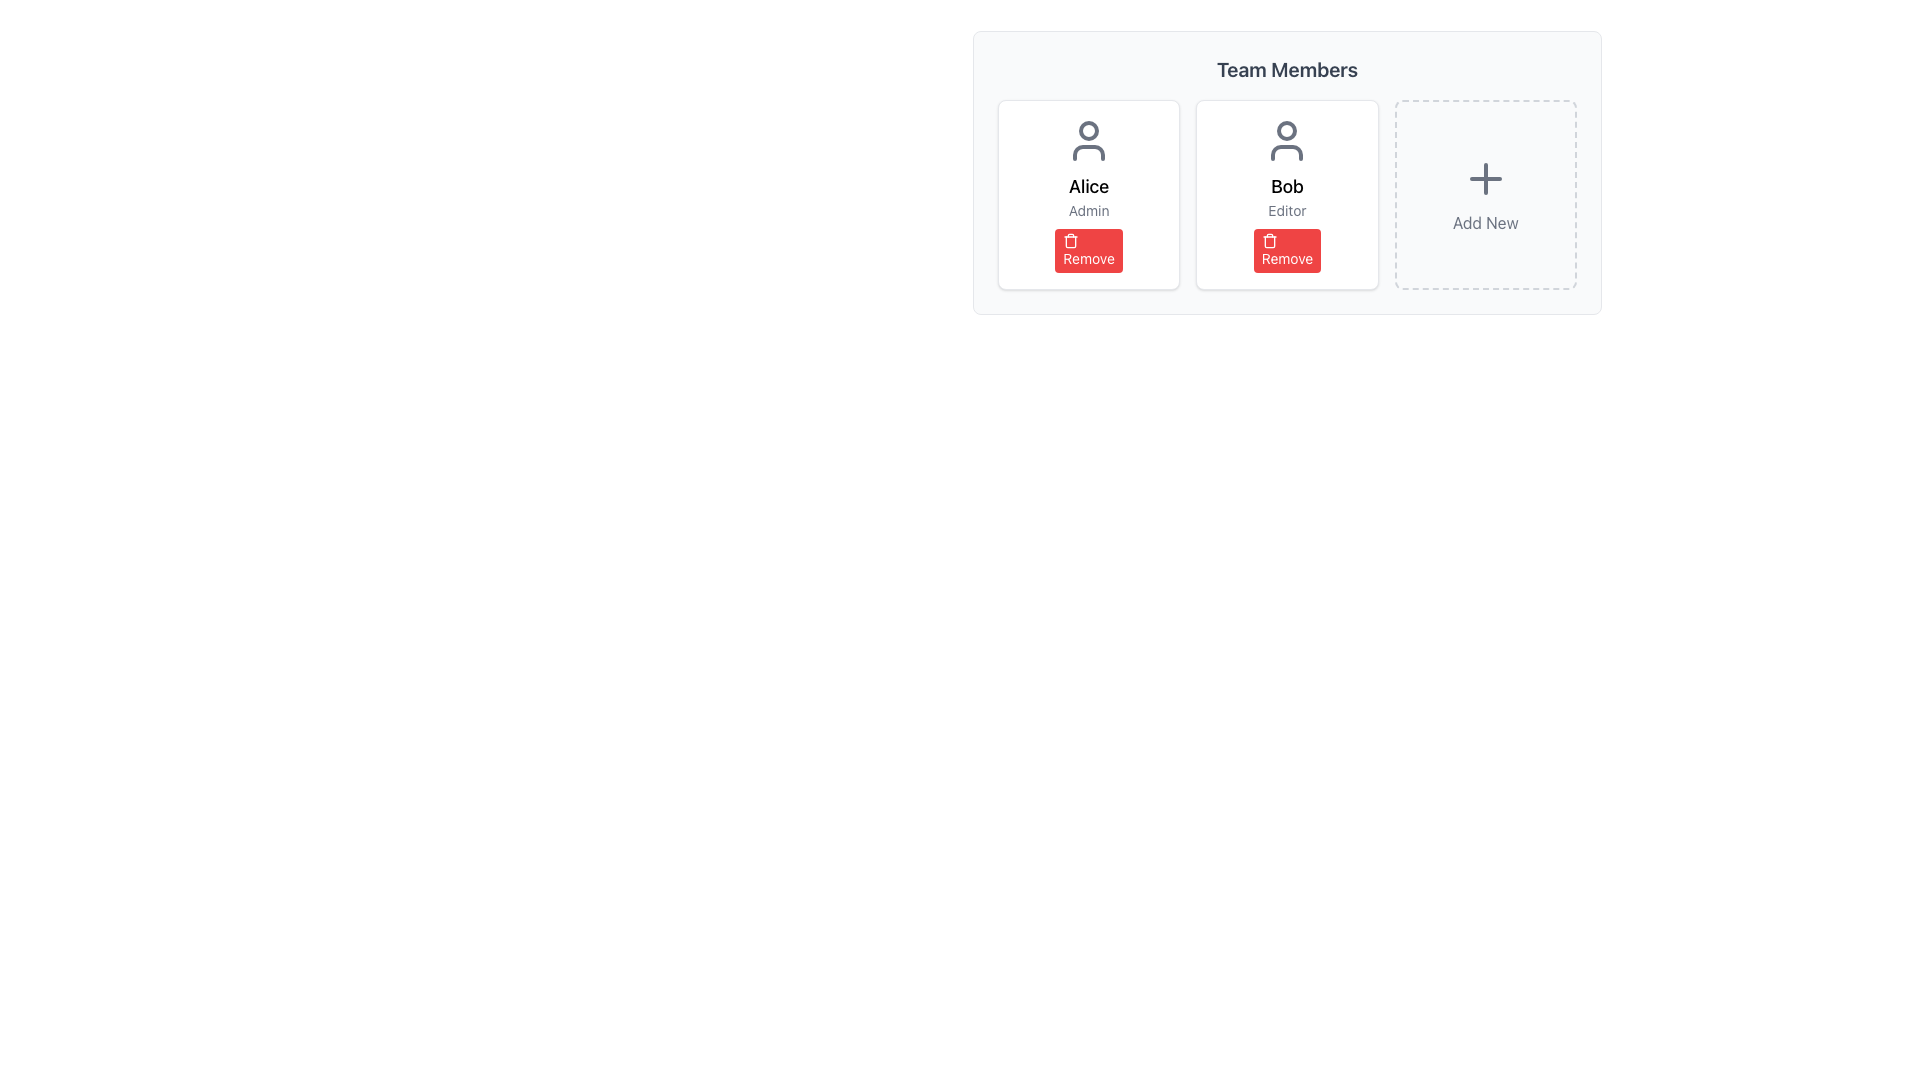 This screenshot has width=1920, height=1080. I want to click on the button that adds a new member, positioned to the right of 'Alice' and 'Bob', to observe hover effects, so click(1485, 195).